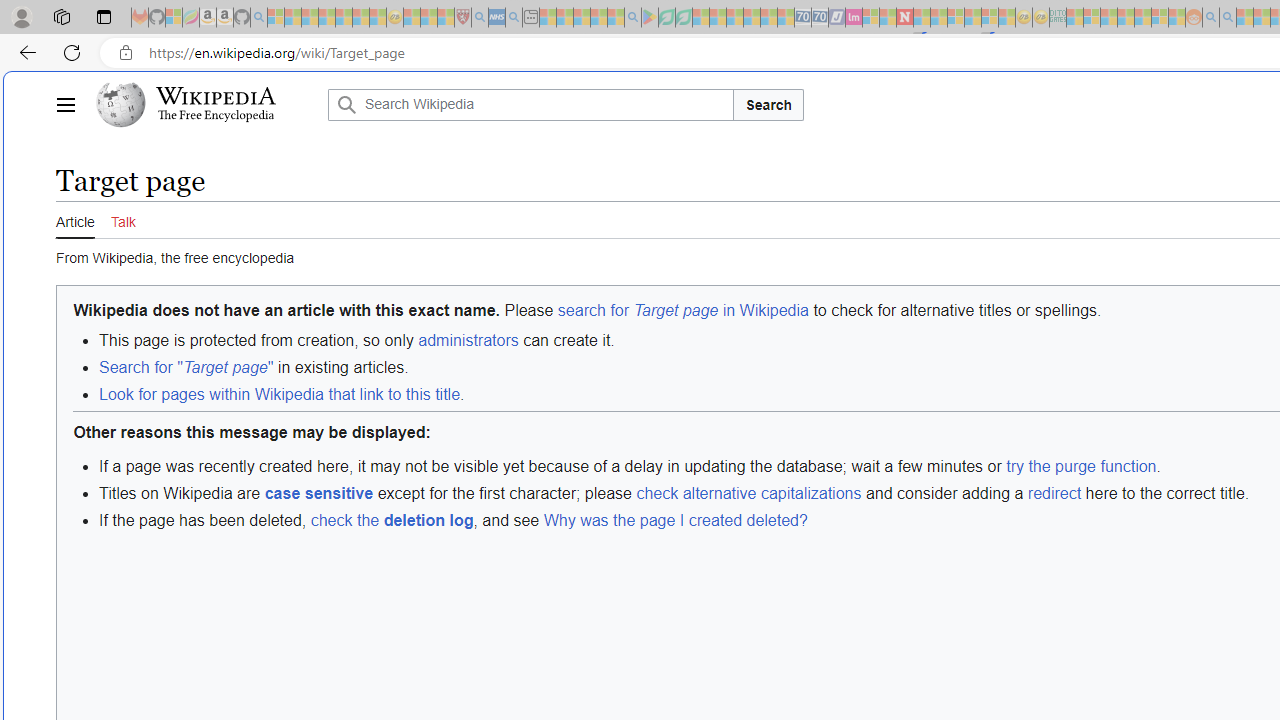 Image resolution: width=1280 pixels, height=720 pixels. Describe the element at coordinates (803, 17) in the screenshot. I see `'Cheap Car Rentals - Save70.com - Sleeping'` at that location.